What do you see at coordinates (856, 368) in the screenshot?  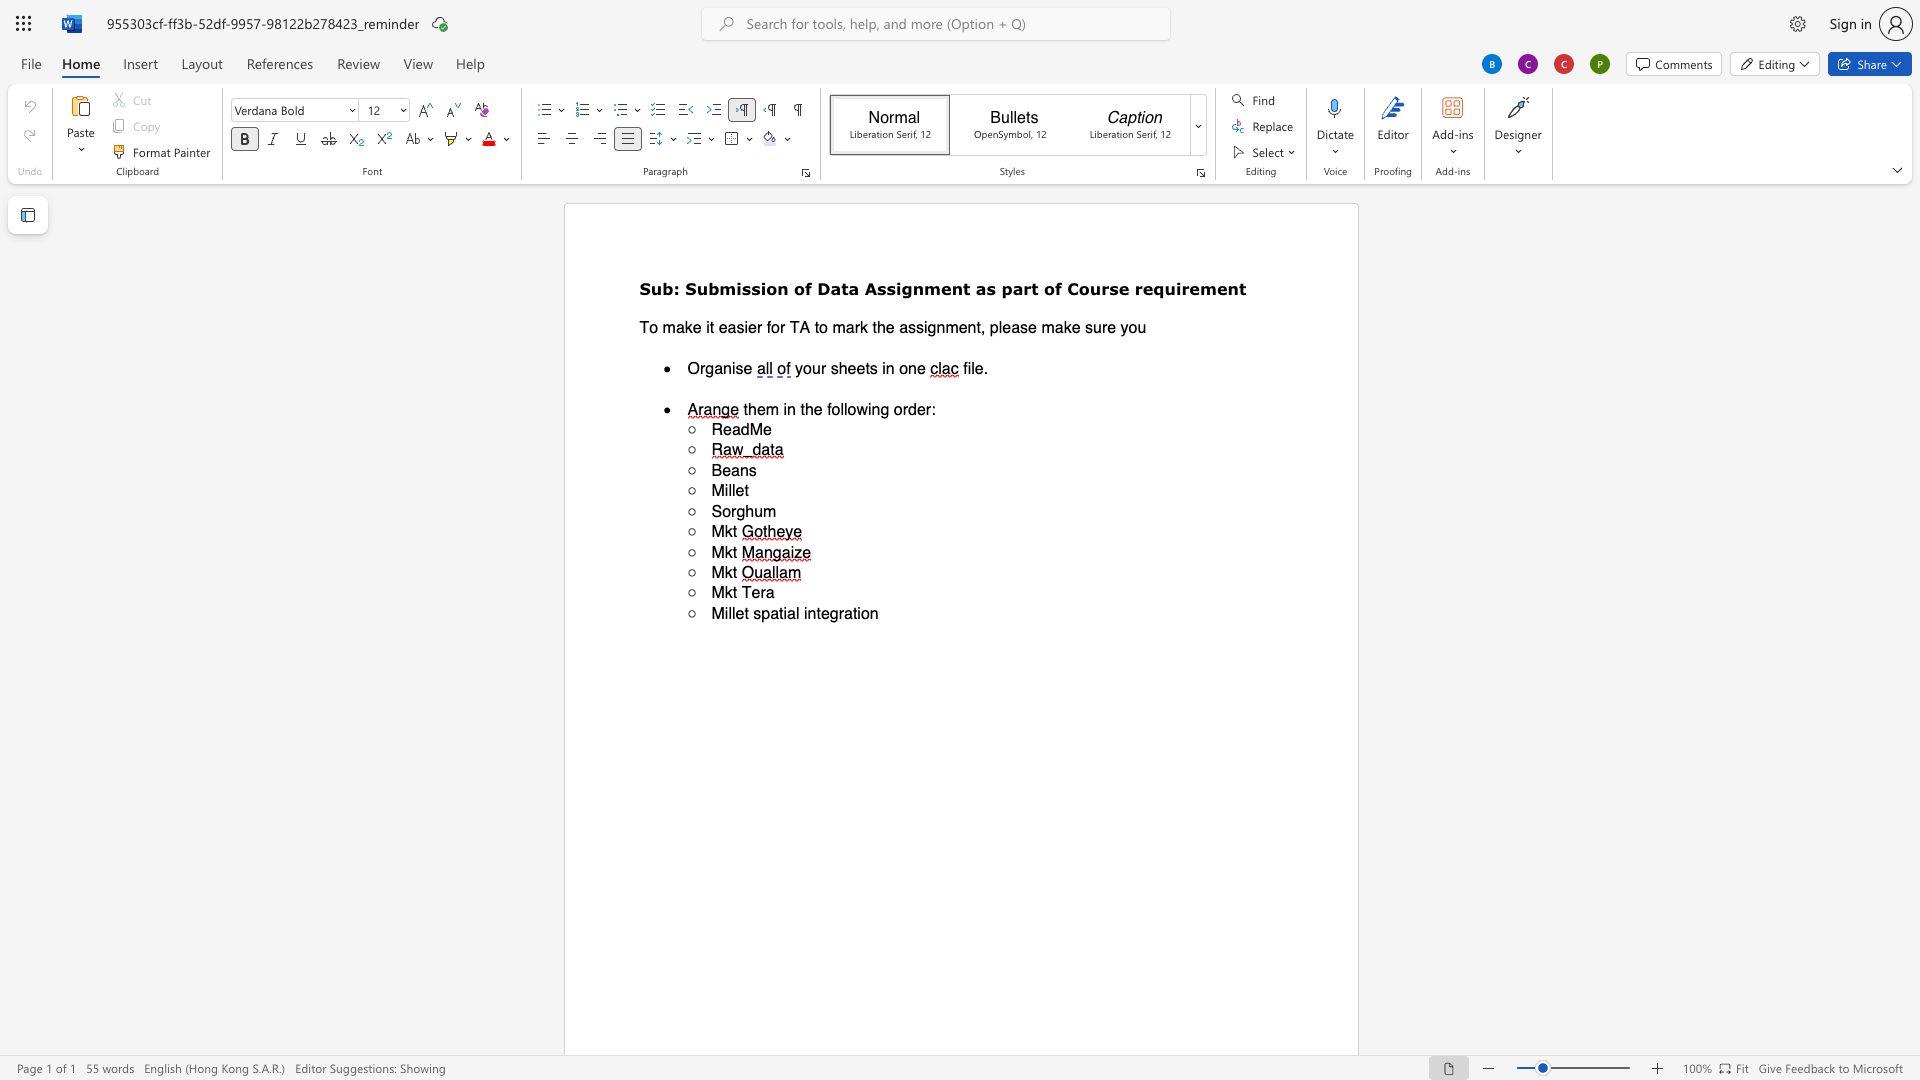 I see `the space between the continuous character "e" and "e" in the text` at bounding box center [856, 368].